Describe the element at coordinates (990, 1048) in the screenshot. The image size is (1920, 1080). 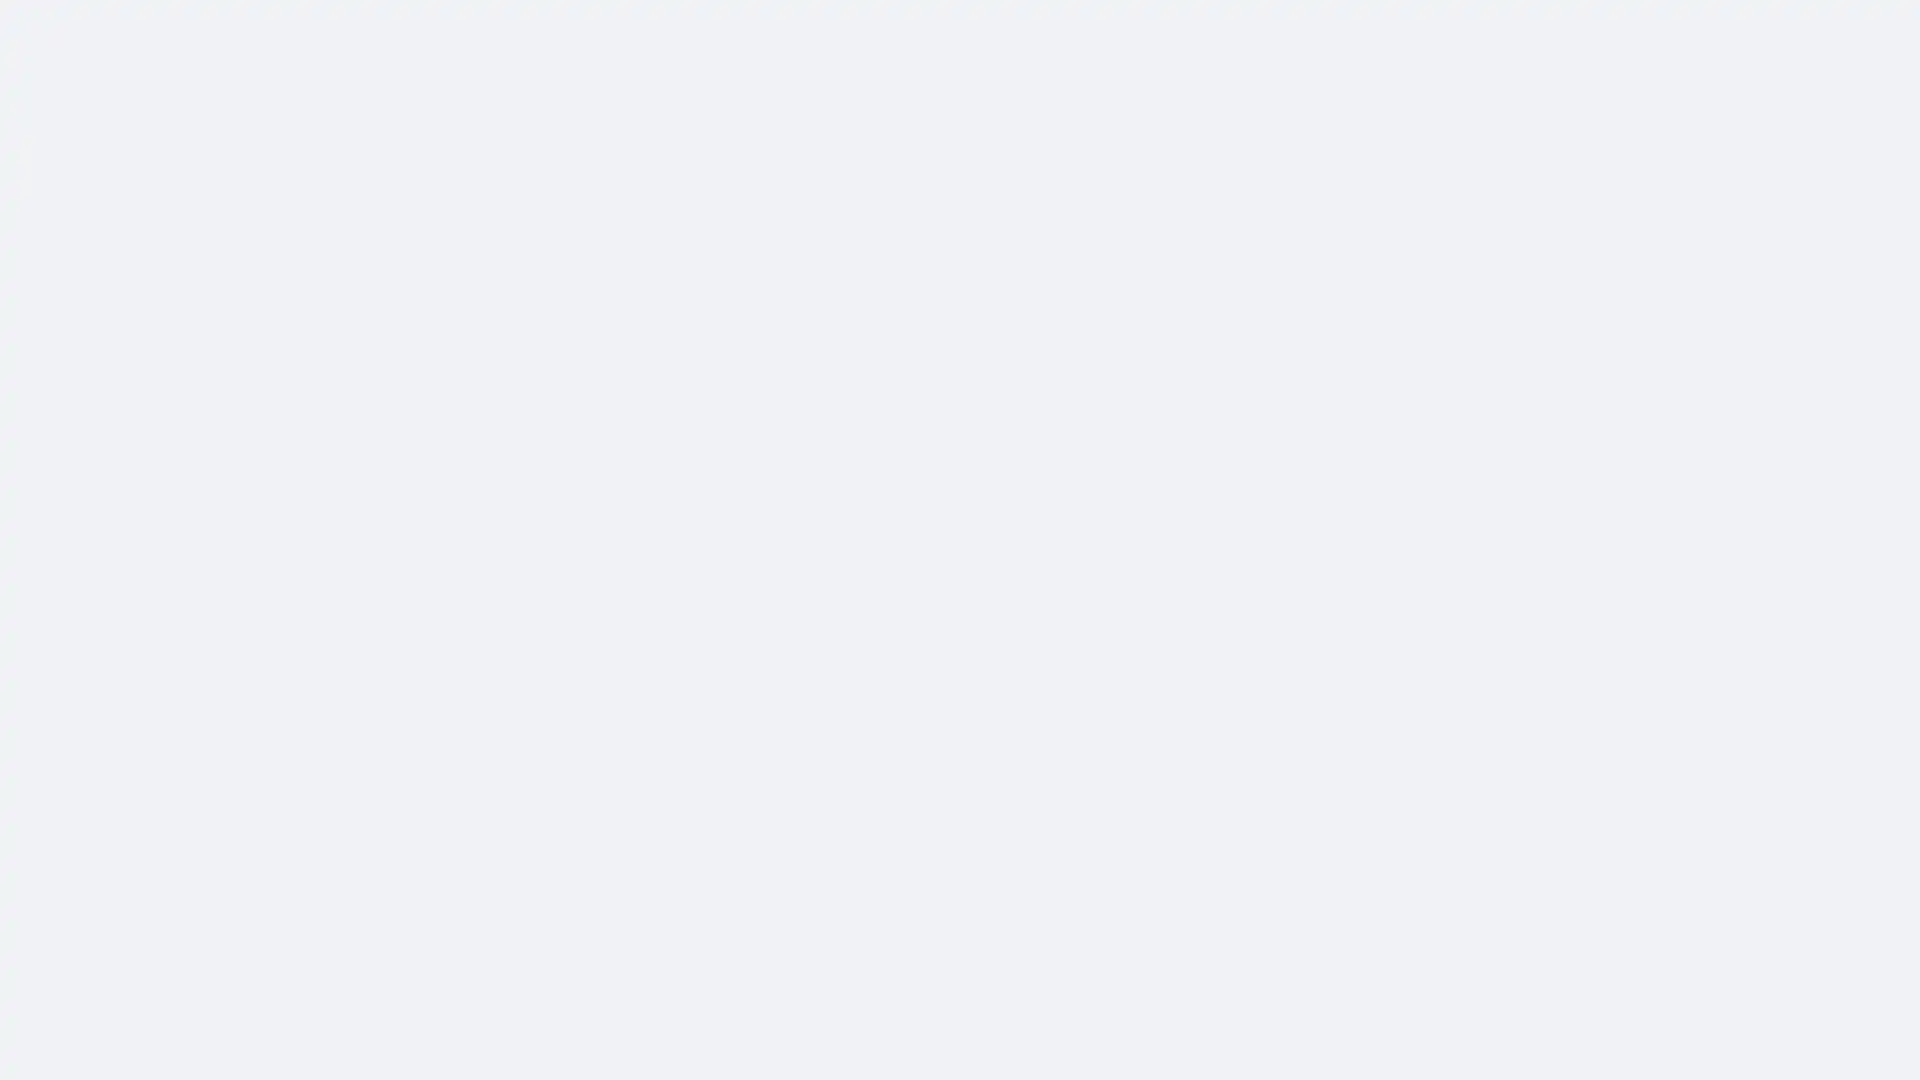
I see `Like` at that location.